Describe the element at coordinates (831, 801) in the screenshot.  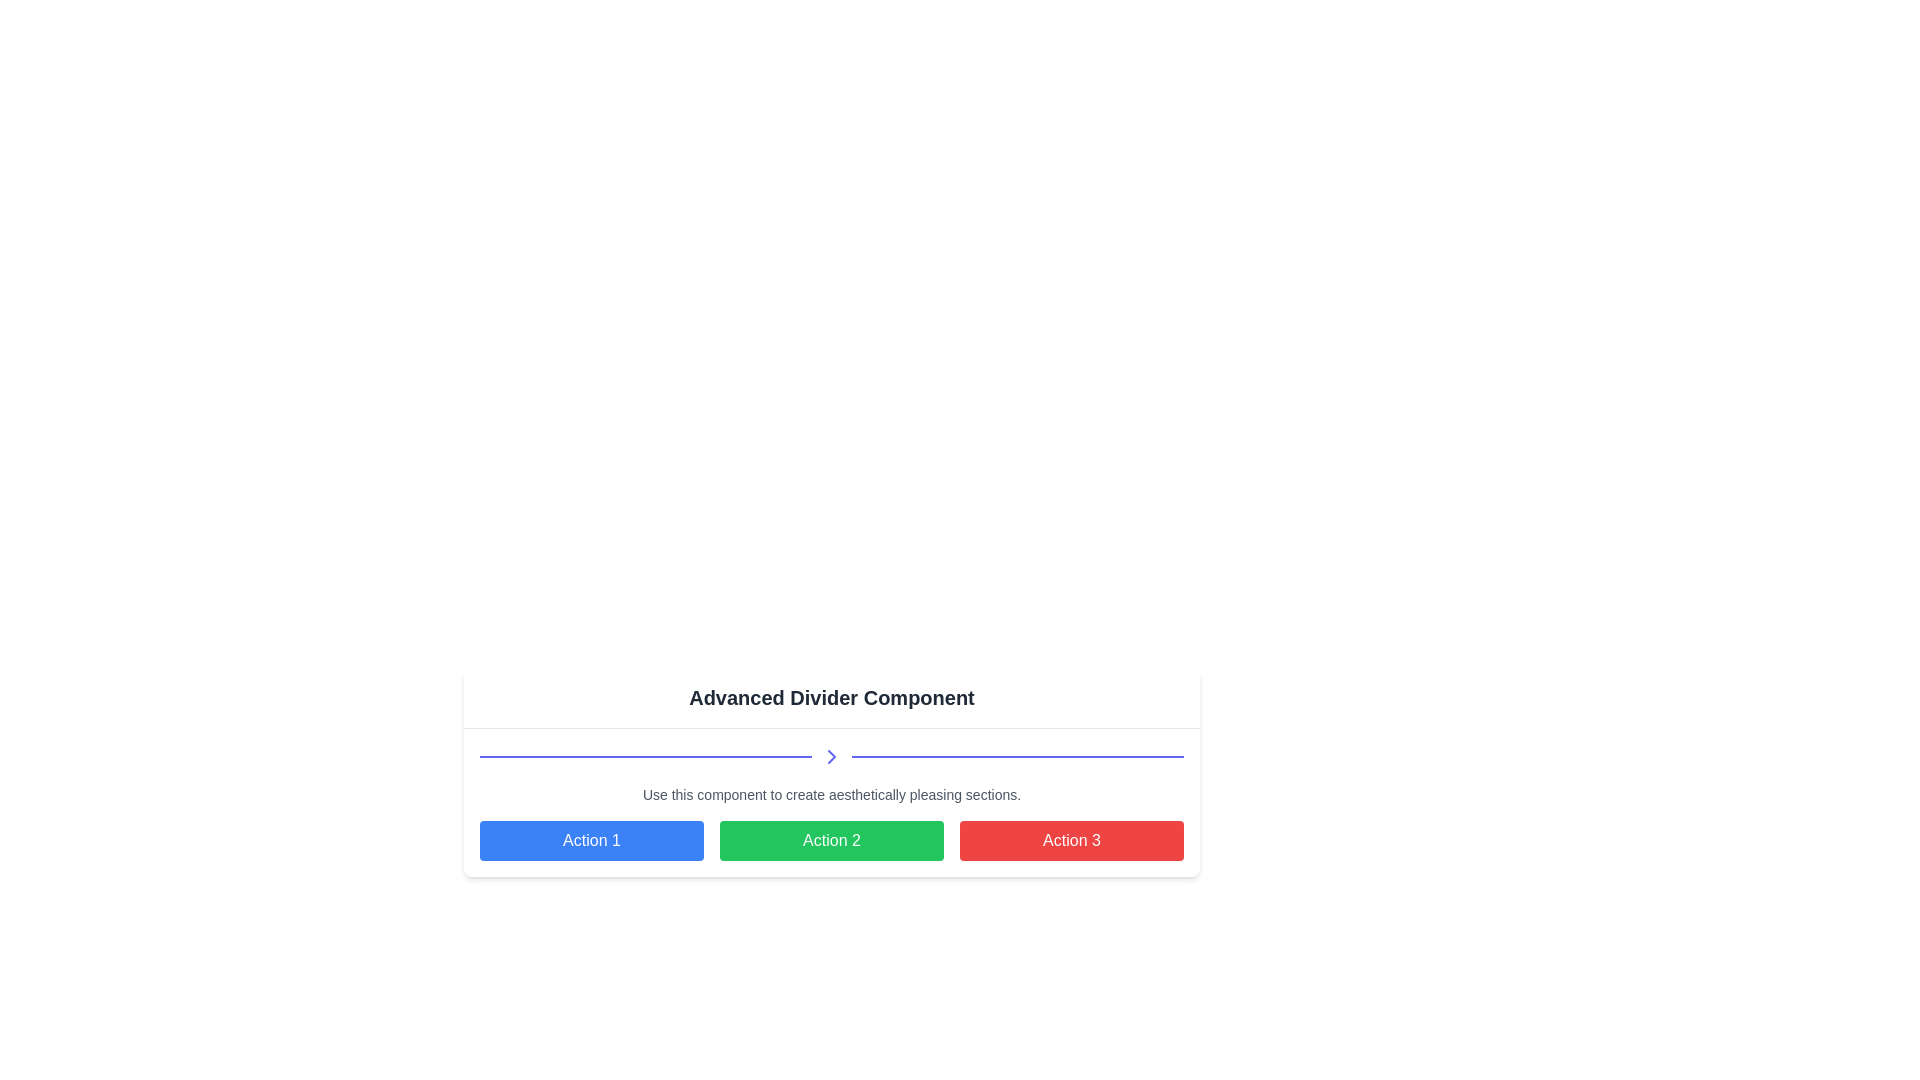
I see `the horizontal separator located in the 'Advanced Divider Component', which features a chevron icon and is positioned above the descriptive text and action buttons` at that location.